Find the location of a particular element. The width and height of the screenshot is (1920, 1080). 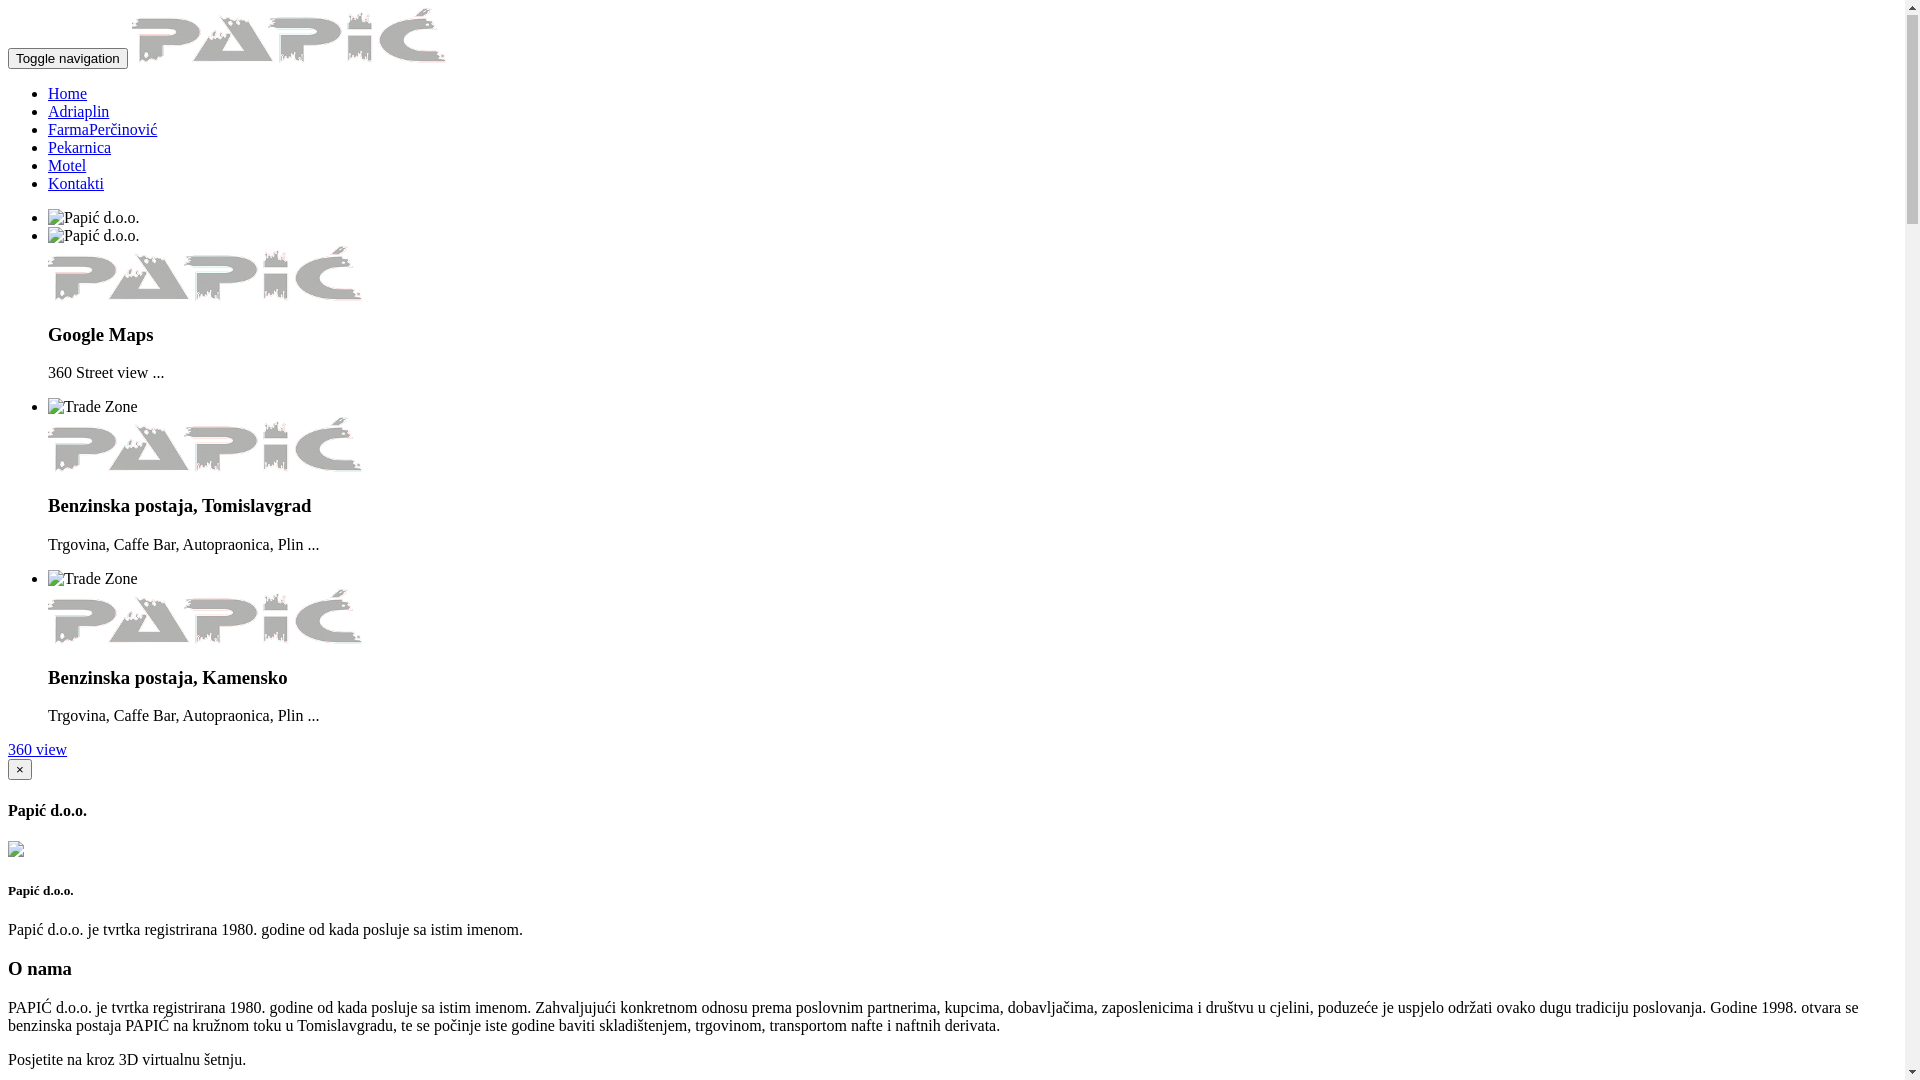

'Motel' is located at coordinates (67, 165).